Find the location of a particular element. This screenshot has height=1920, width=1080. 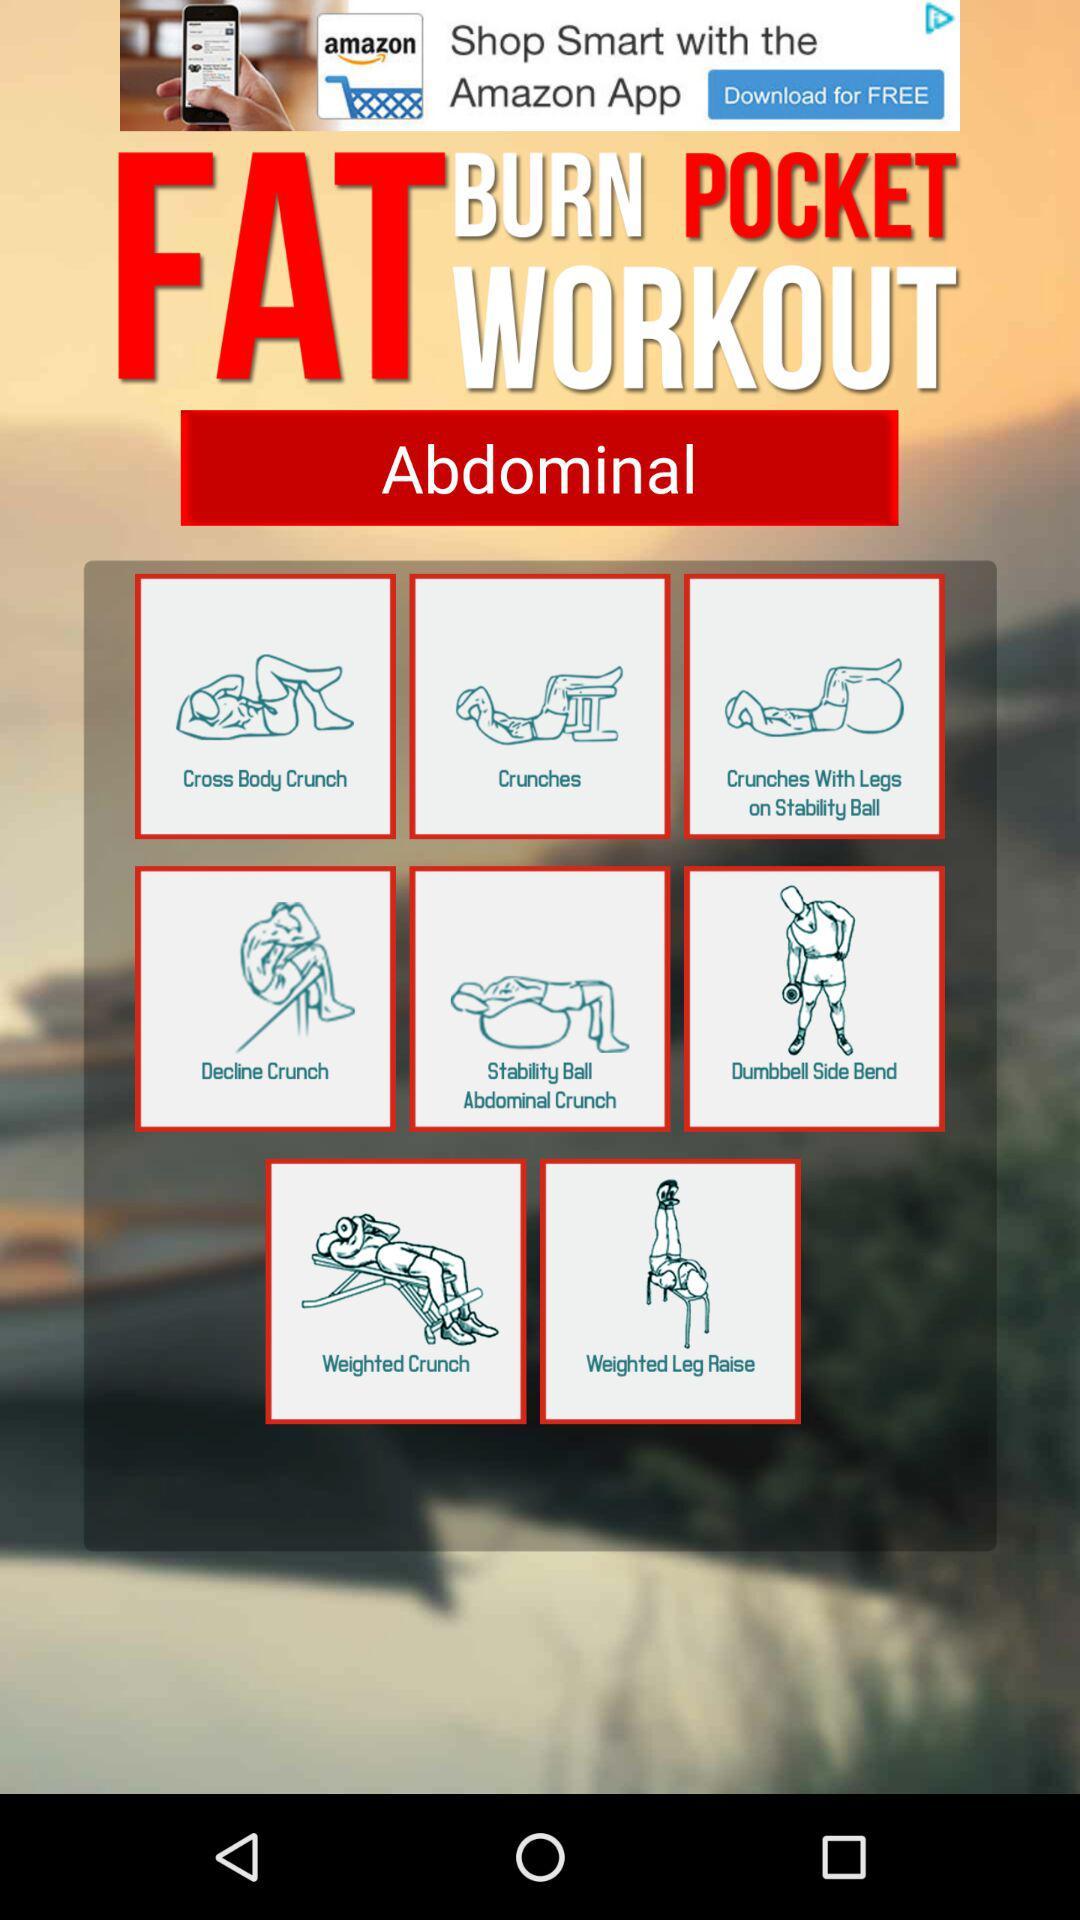

weighted crunch is located at coordinates (396, 1291).